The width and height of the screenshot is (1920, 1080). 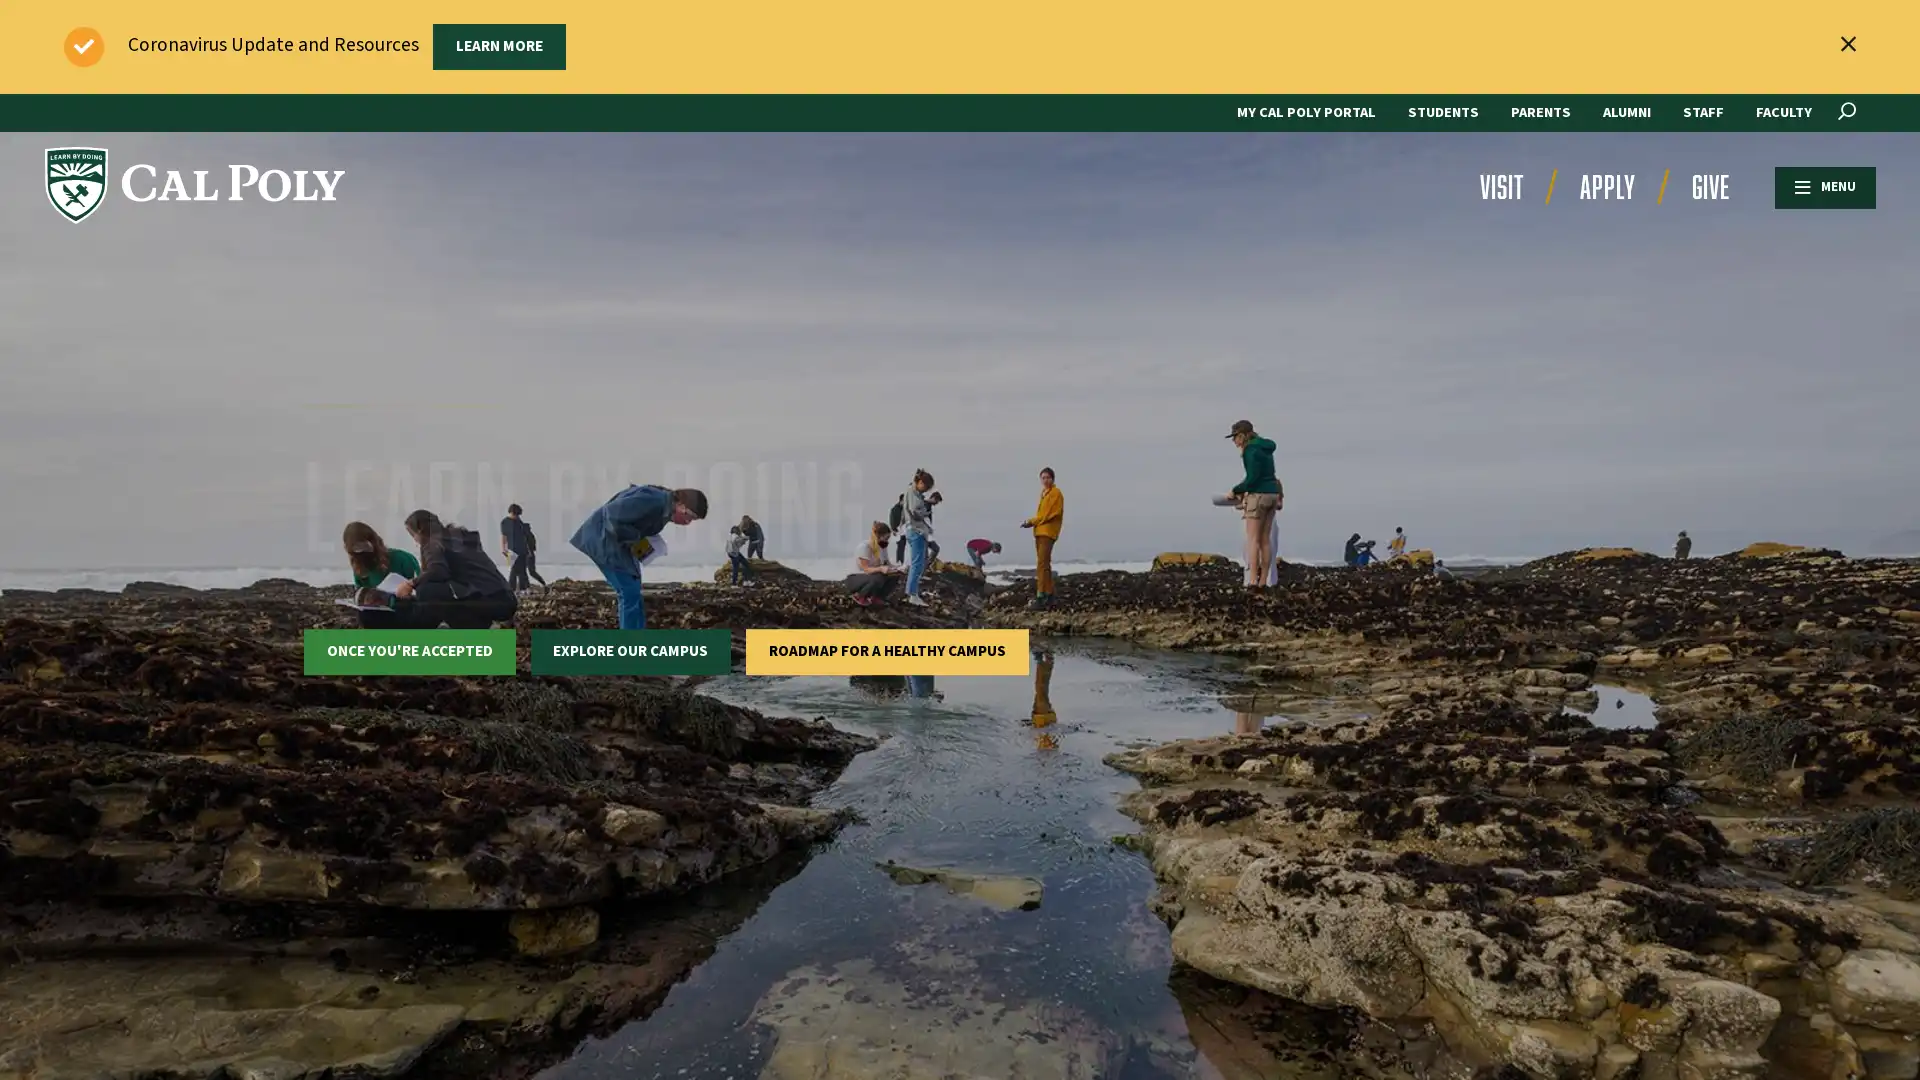 What do you see at coordinates (1846, 111) in the screenshot?
I see `Open Search Menu` at bounding box center [1846, 111].